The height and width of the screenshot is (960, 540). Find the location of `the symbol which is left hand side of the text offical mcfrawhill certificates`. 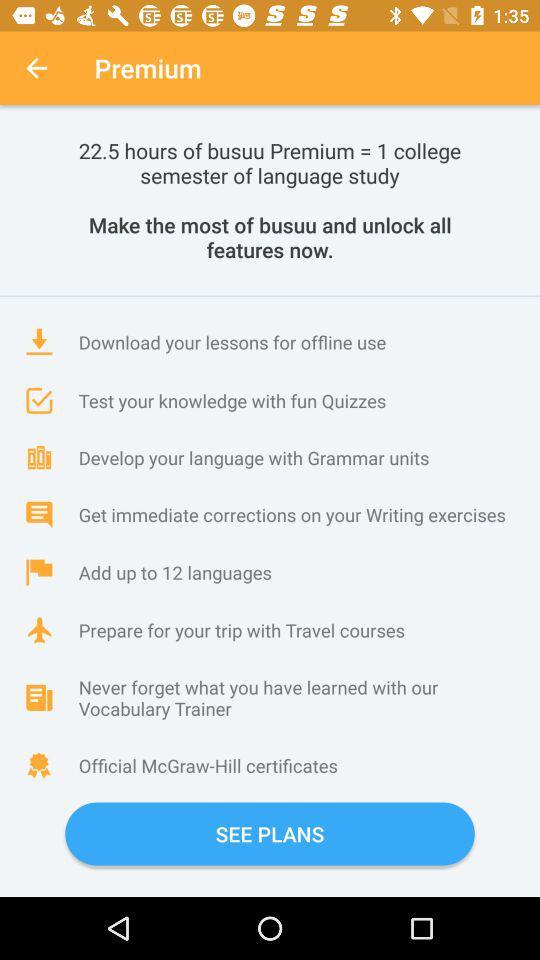

the symbol which is left hand side of the text offical mcfrawhill certificates is located at coordinates (39, 764).